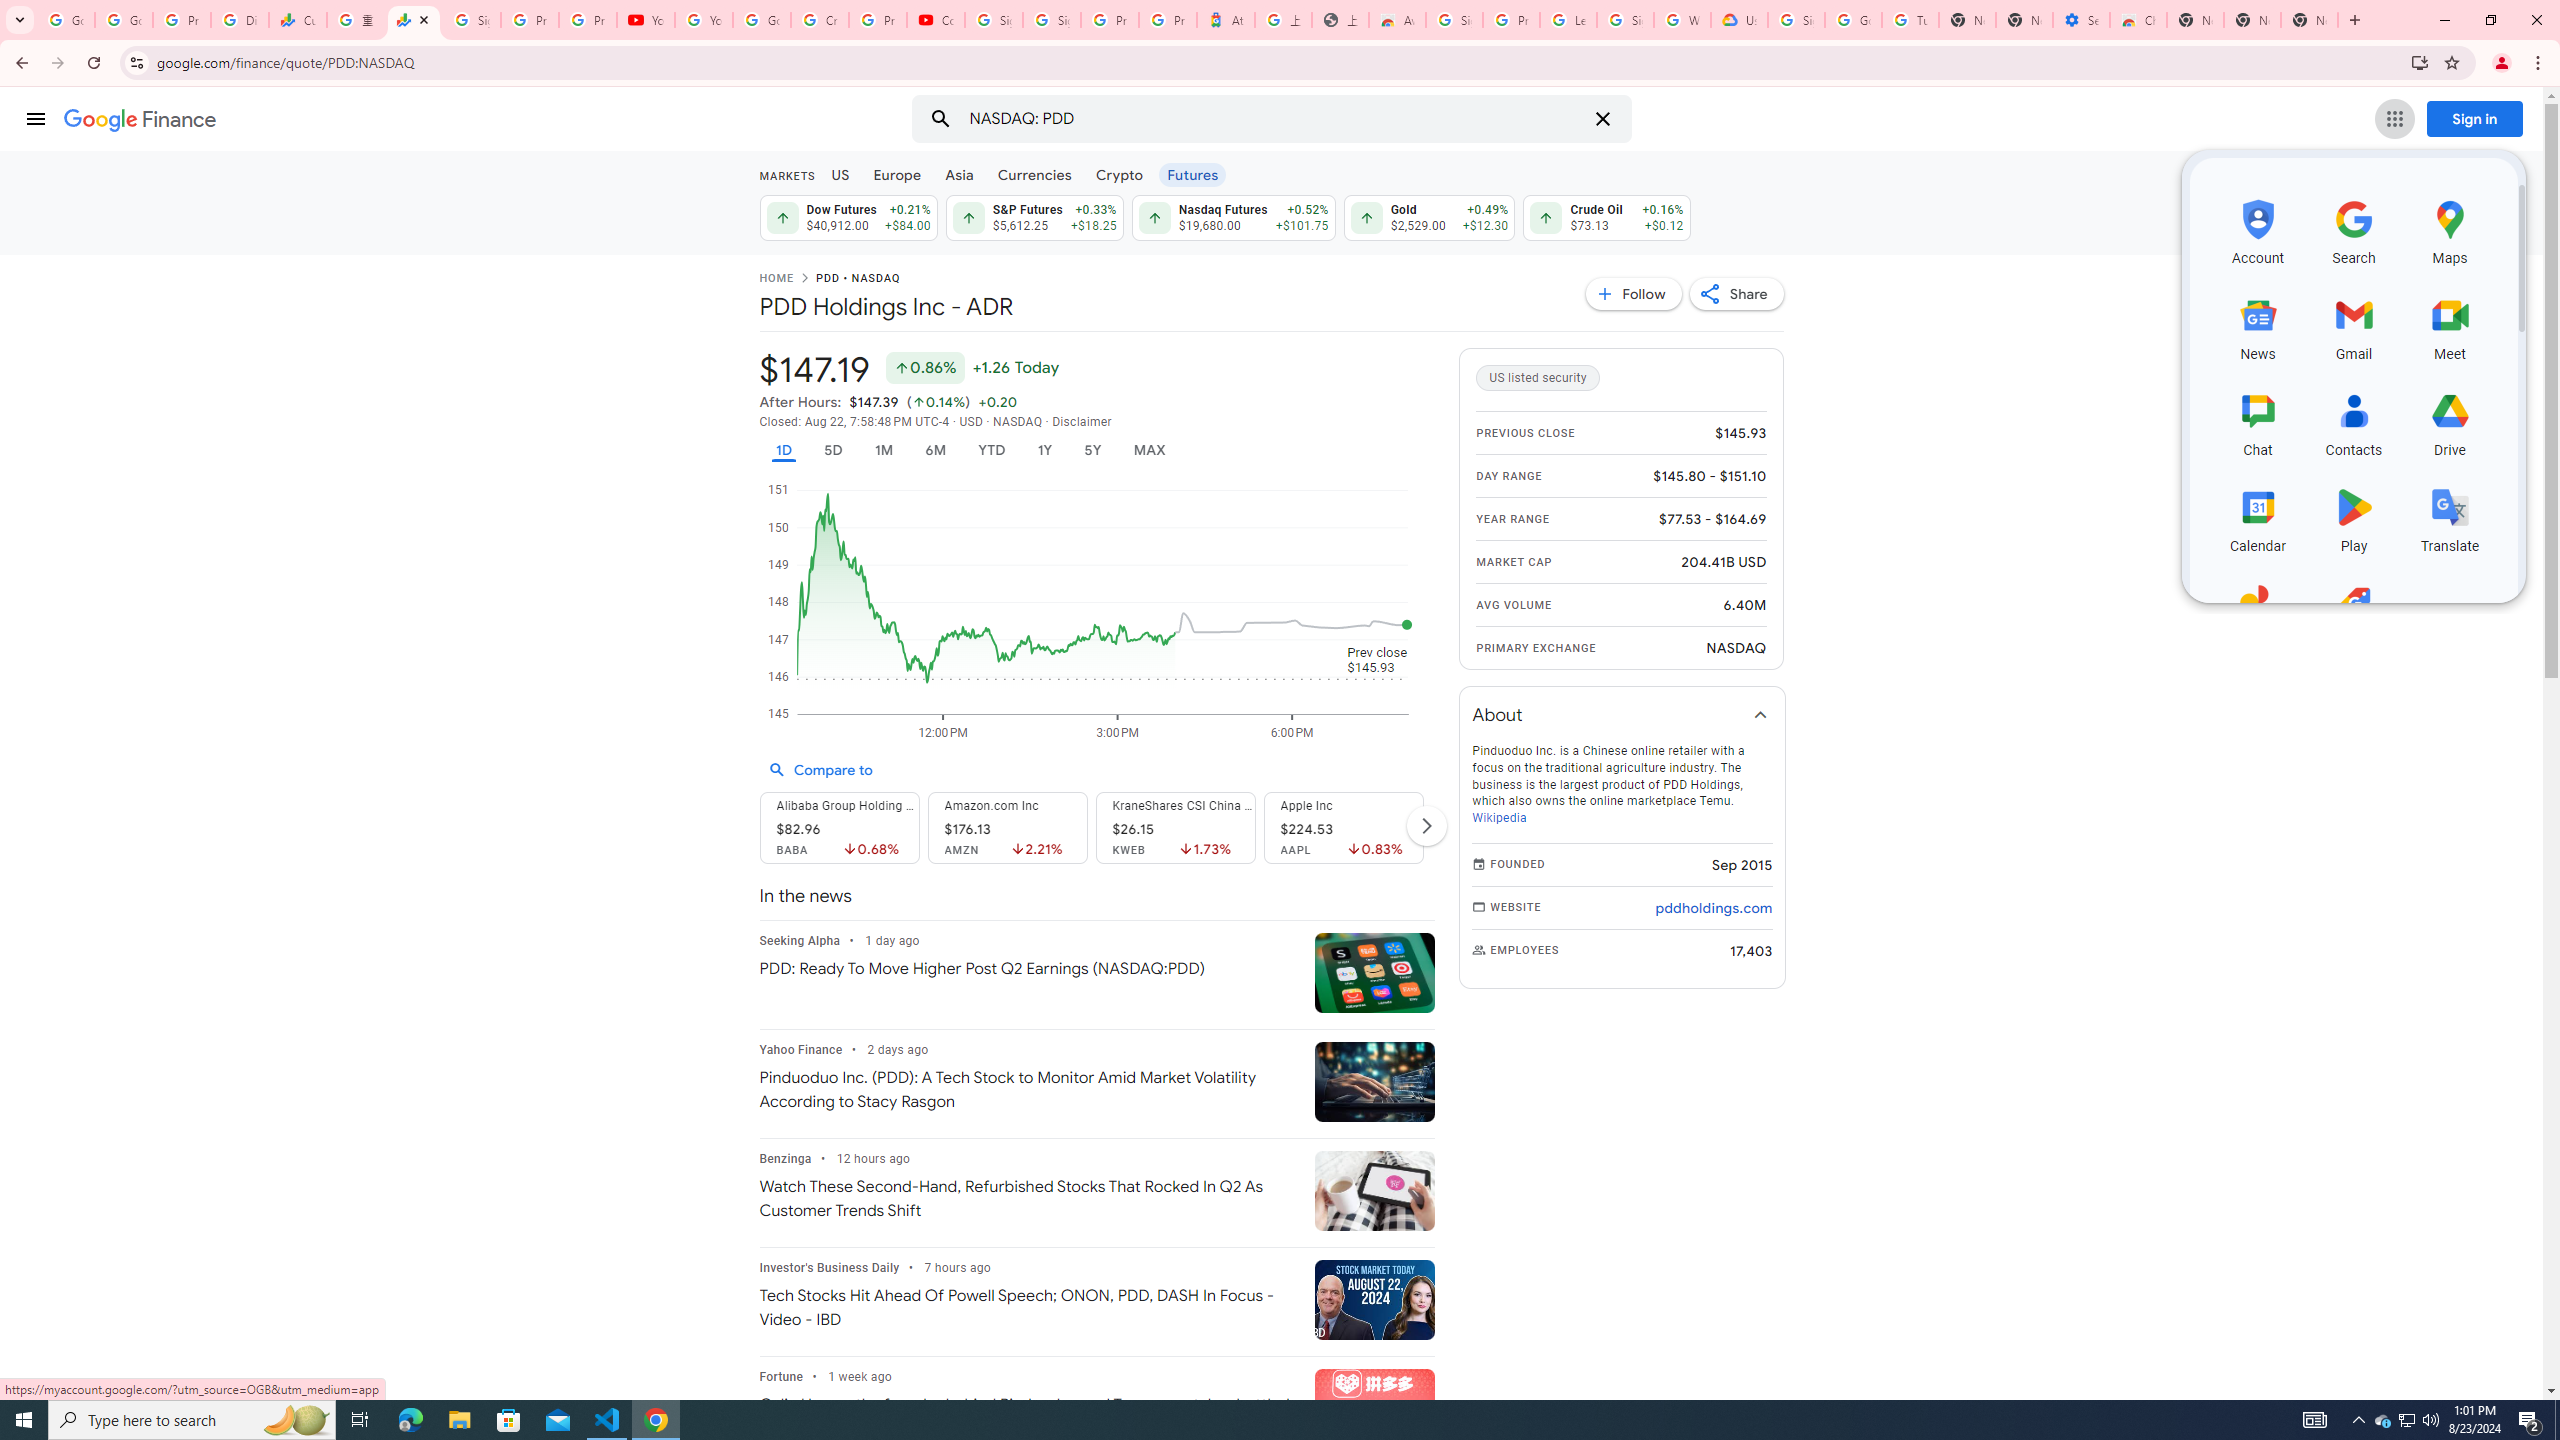  What do you see at coordinates (1232, 217) in the screenshot?
I see `'Nasdaq Futures $19,680.00 Up by 0.55% +$101.75'` at bounding box center [1232, 217].